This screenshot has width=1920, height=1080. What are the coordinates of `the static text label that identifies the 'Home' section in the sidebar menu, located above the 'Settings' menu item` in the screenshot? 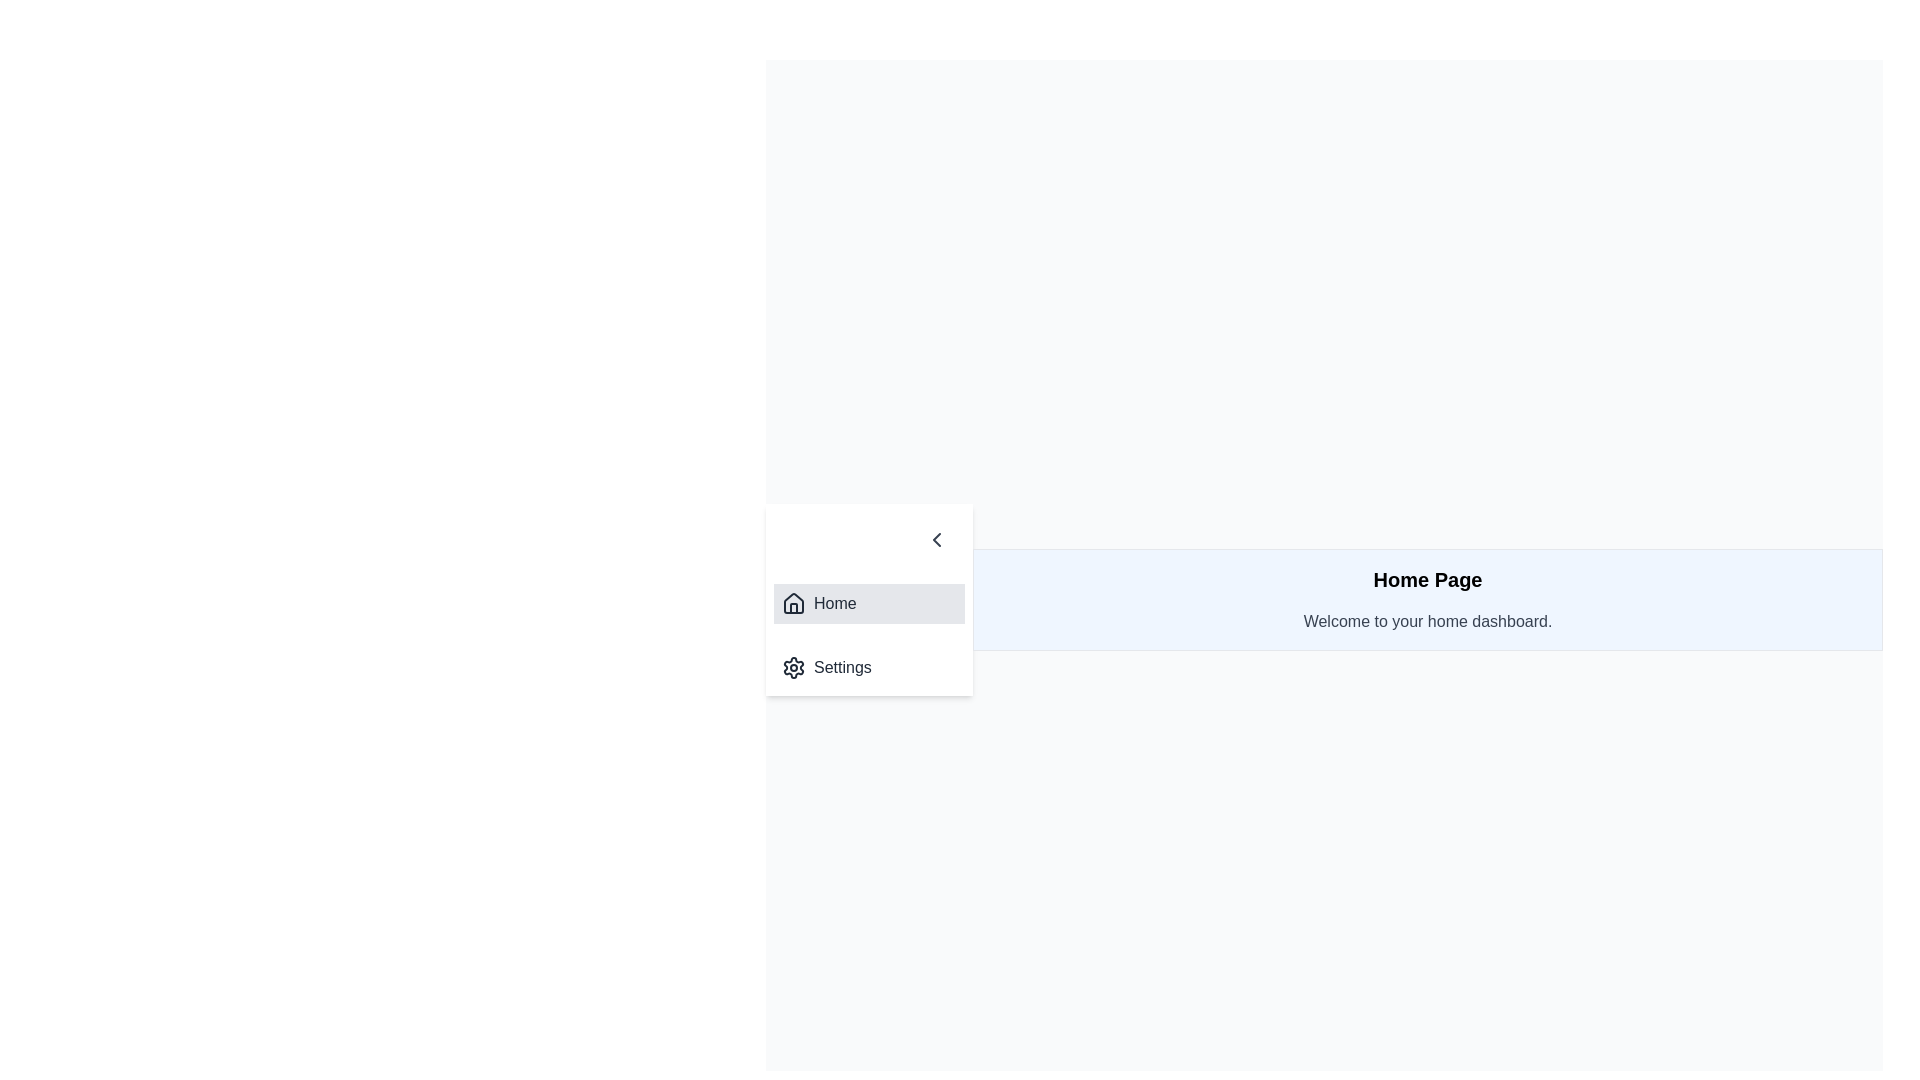 It's located at (835, 603).